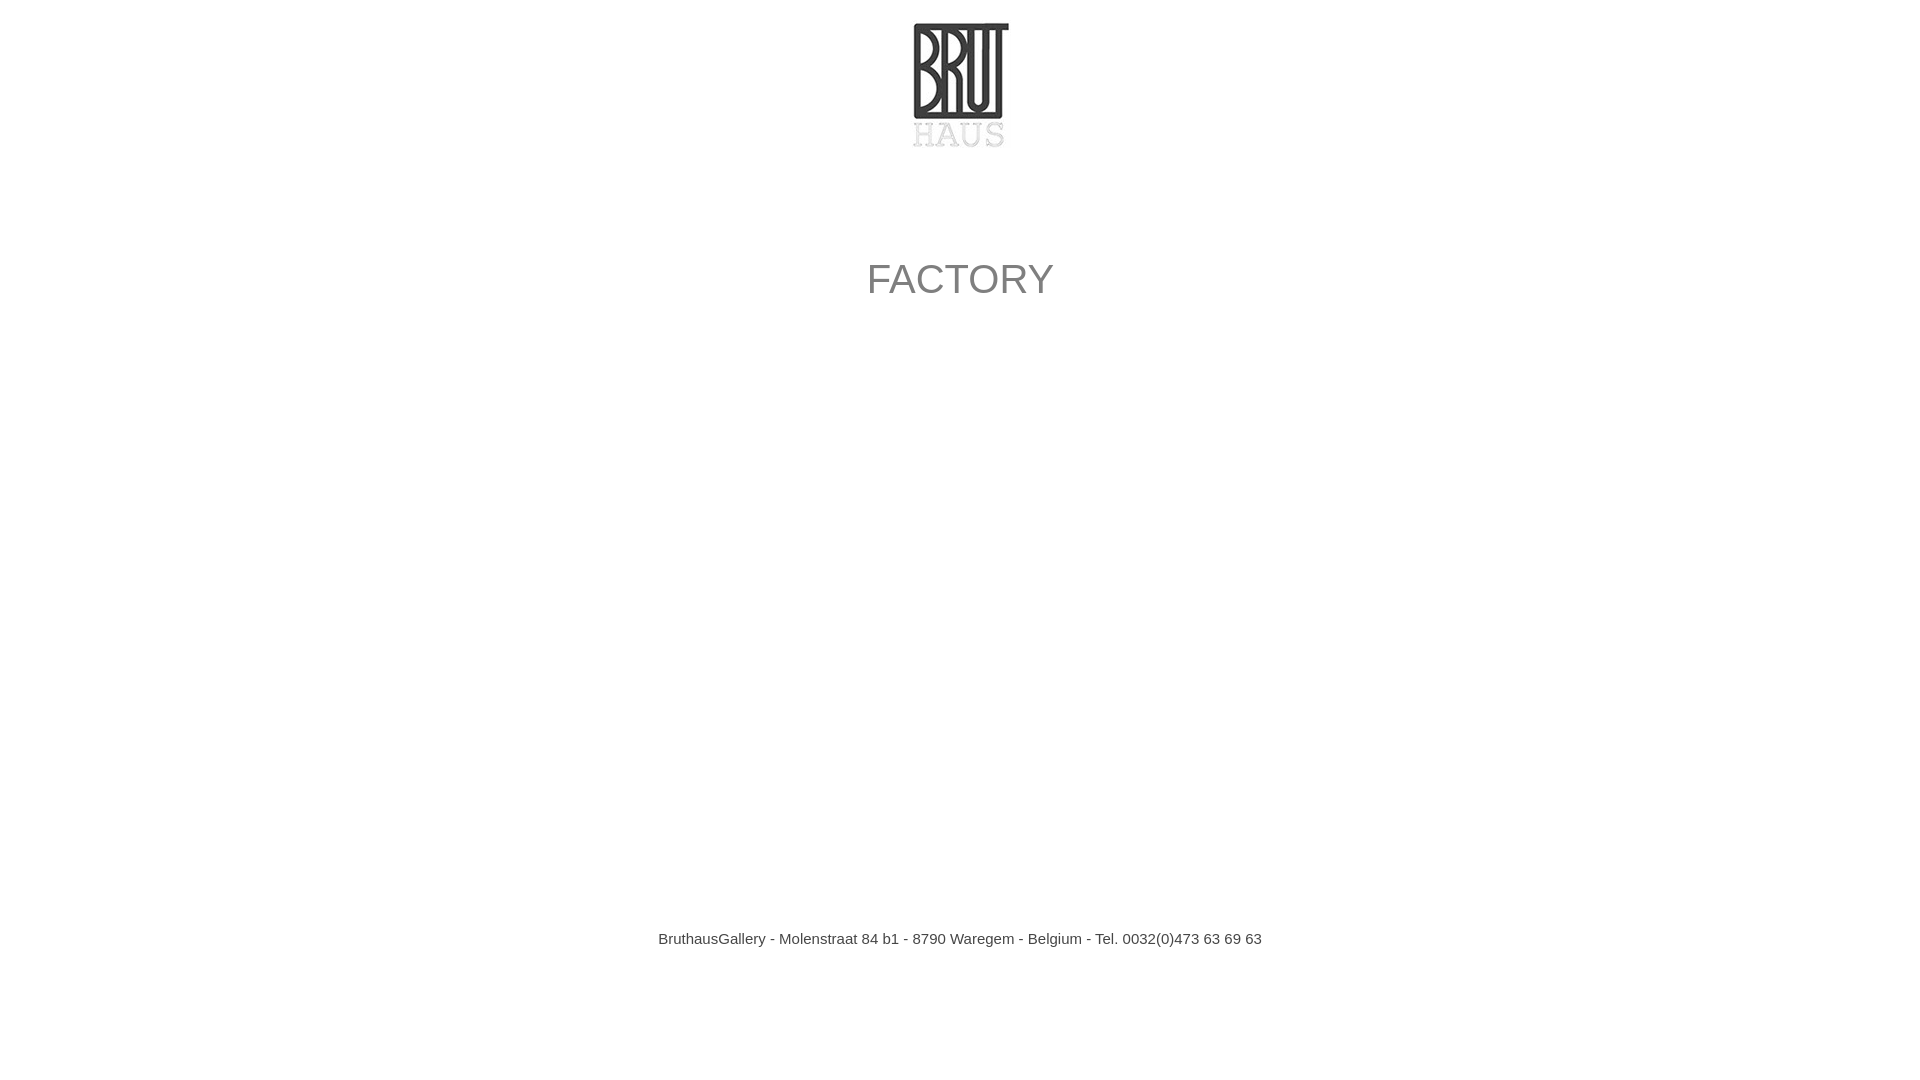 The height and width of the screenshot is (1080, 1920). Describe the element at coordinates (909, 83) in the screenshot. I see `'Bruthaus logo'` at that location.